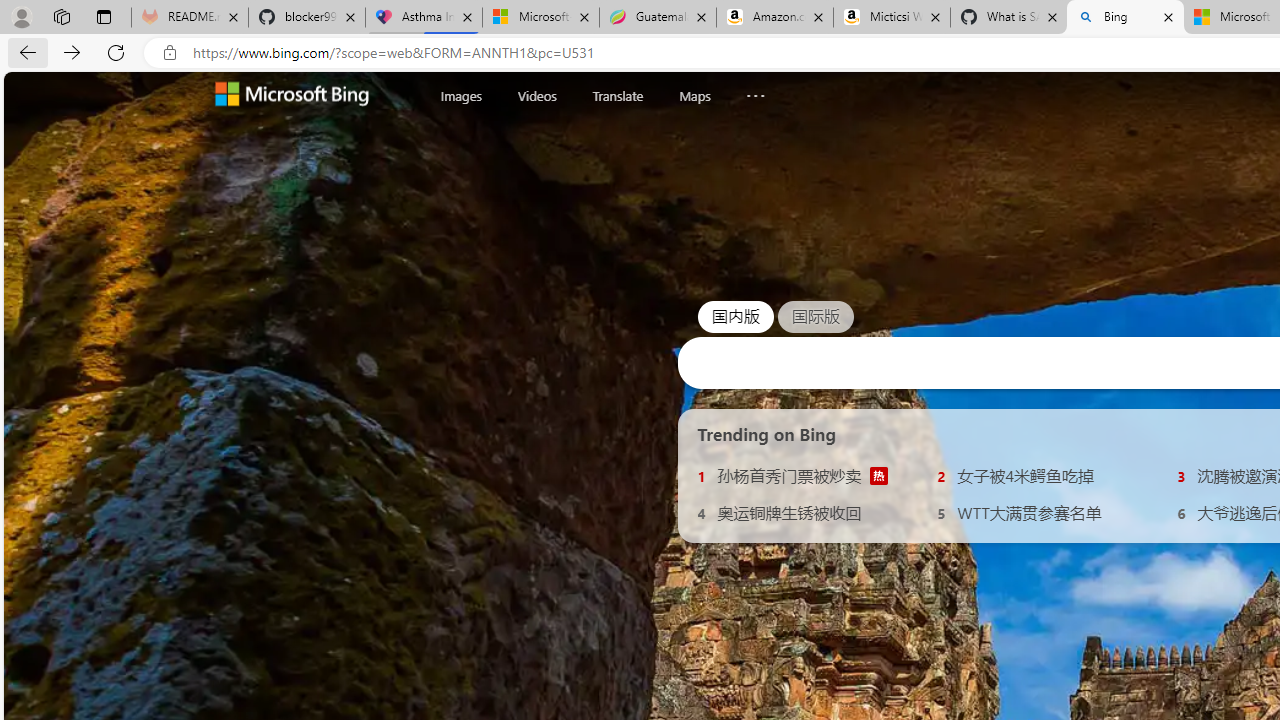 Image resolution: width=1280 pixels, height=720 pixels. What do you see at coordinates (536, 95) in the screenshot?
I see `'Videos'` at bounding box center [536, 95].